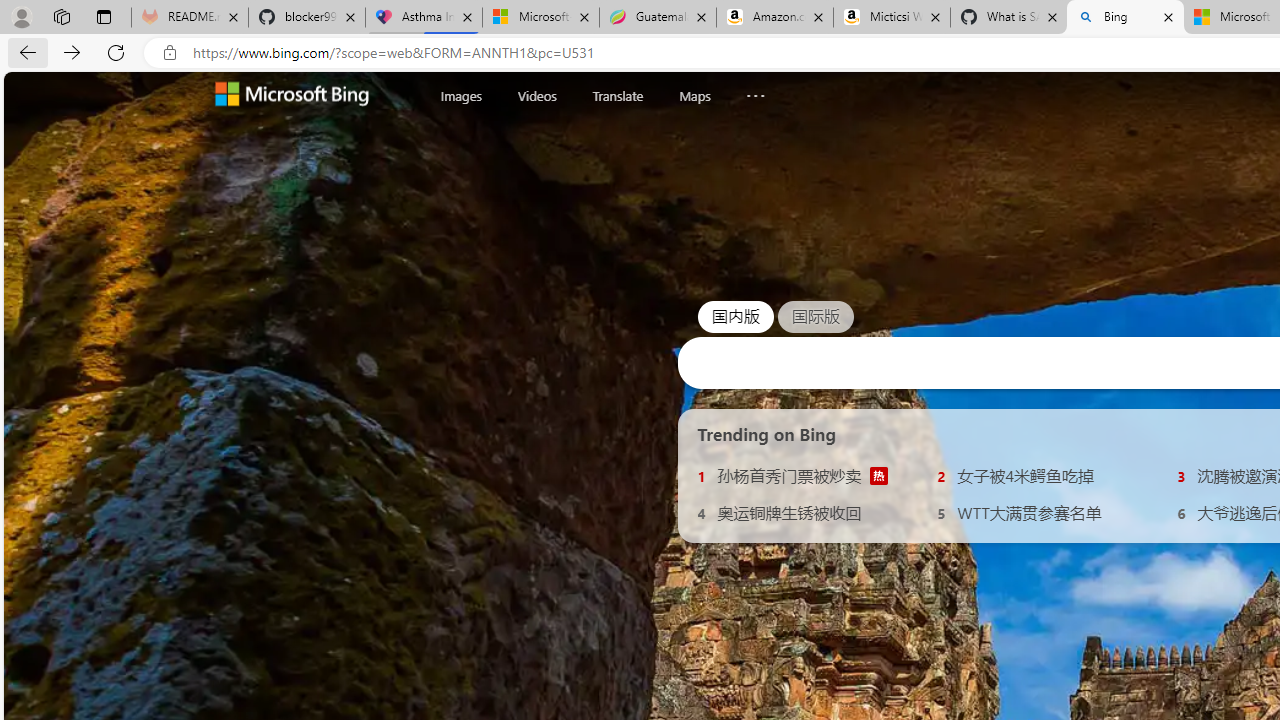 Image resolution: width=1280 pixels, height=720 pixels. What do you see at coordinates (536, 95) in the screenshot?
I see `'Videos'` at bounding box center [536, 95].